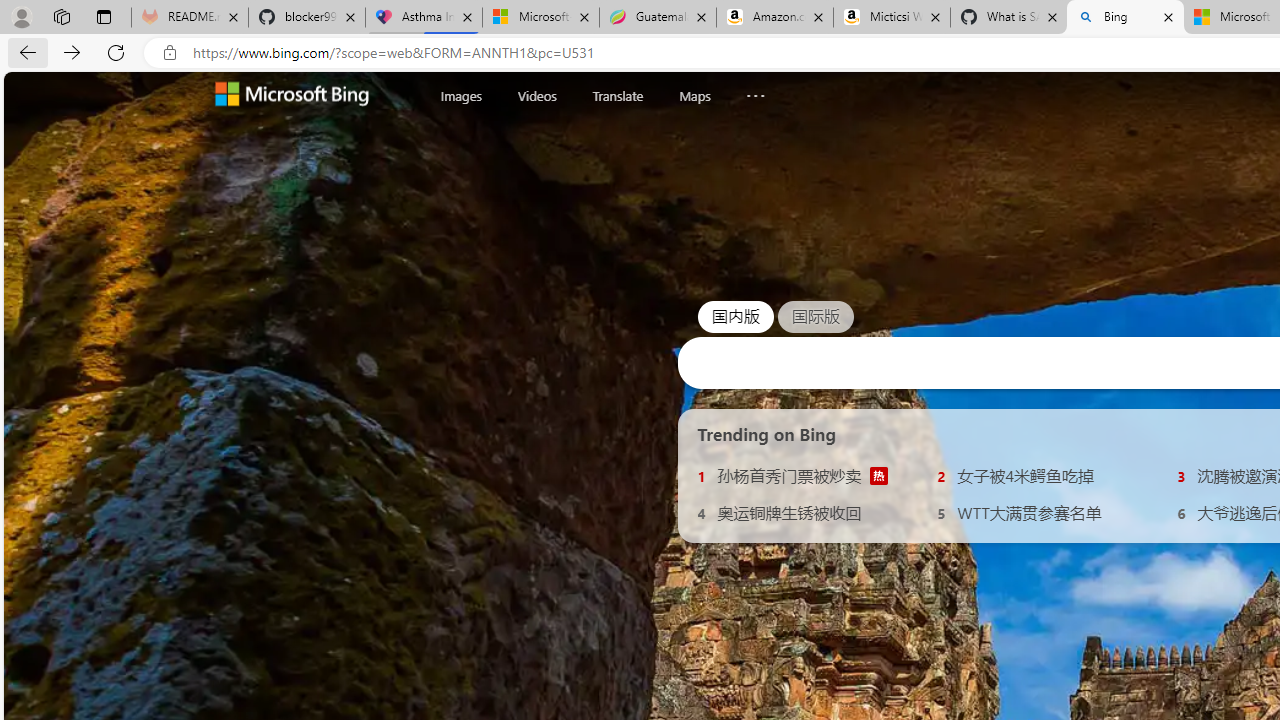 Image resolution: width=1280 pixels, height=720 pixels. What do you see at coordinates (536, 95) in the screenshot?
I see `'Videos'` at bounding box center [536, 95].